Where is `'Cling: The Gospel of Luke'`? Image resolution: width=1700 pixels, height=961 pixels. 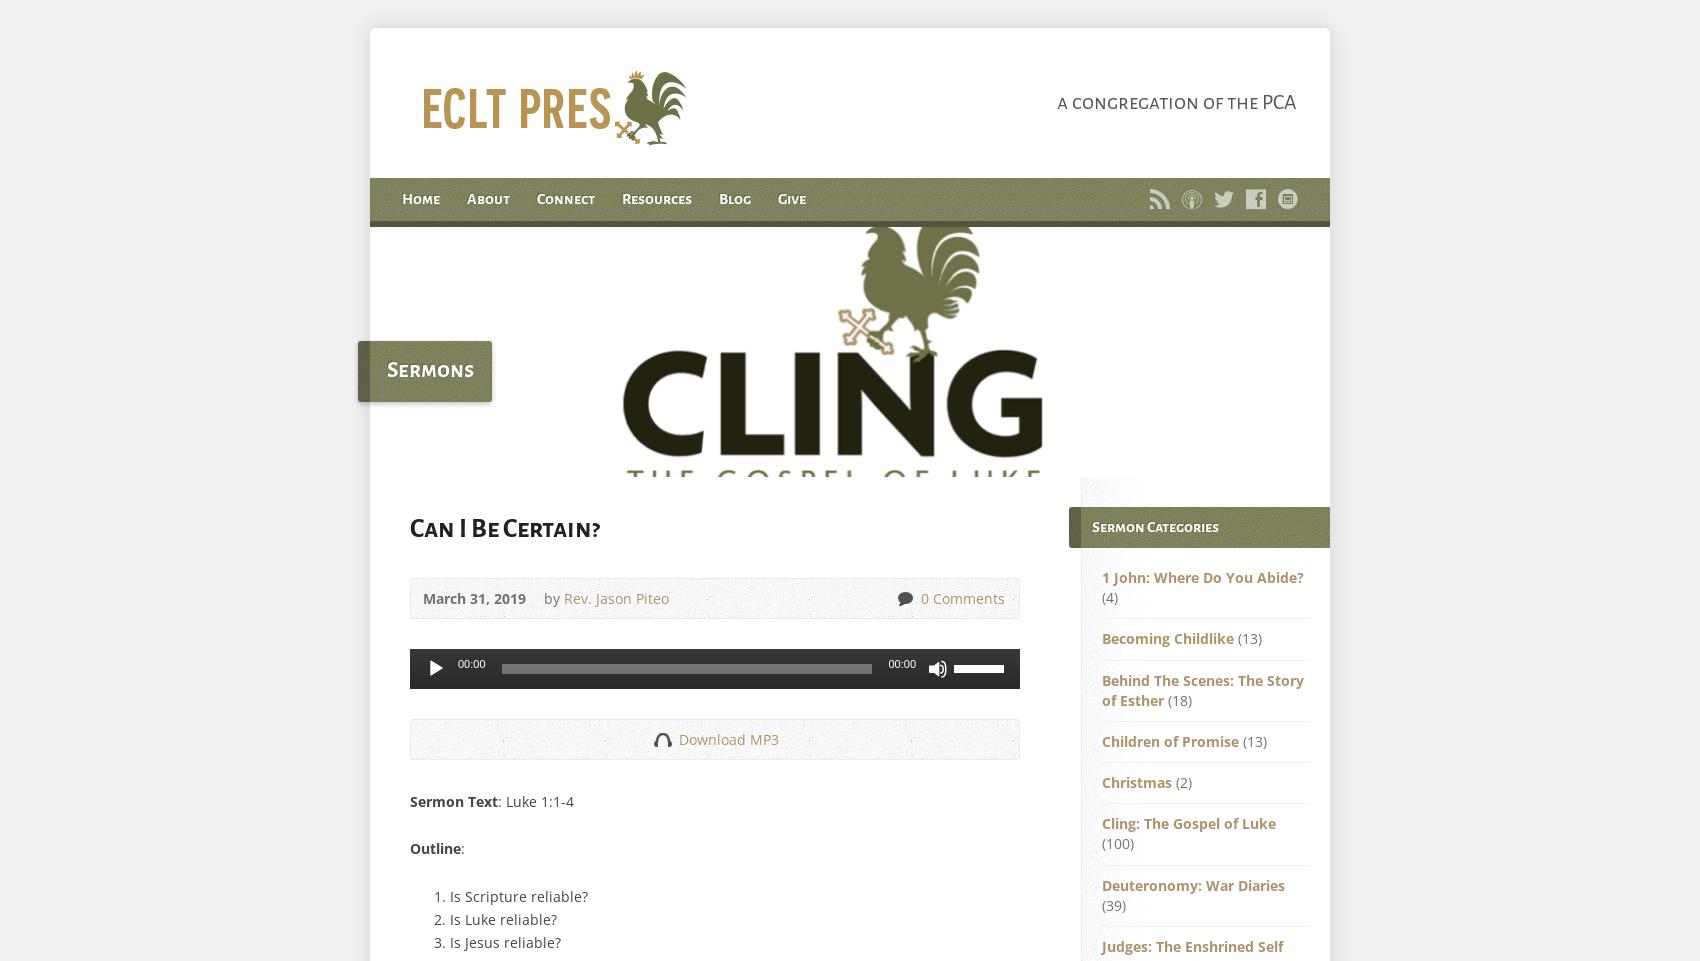 'Cling: The Gospel of Luke' is located at coordinates (1187, 823).